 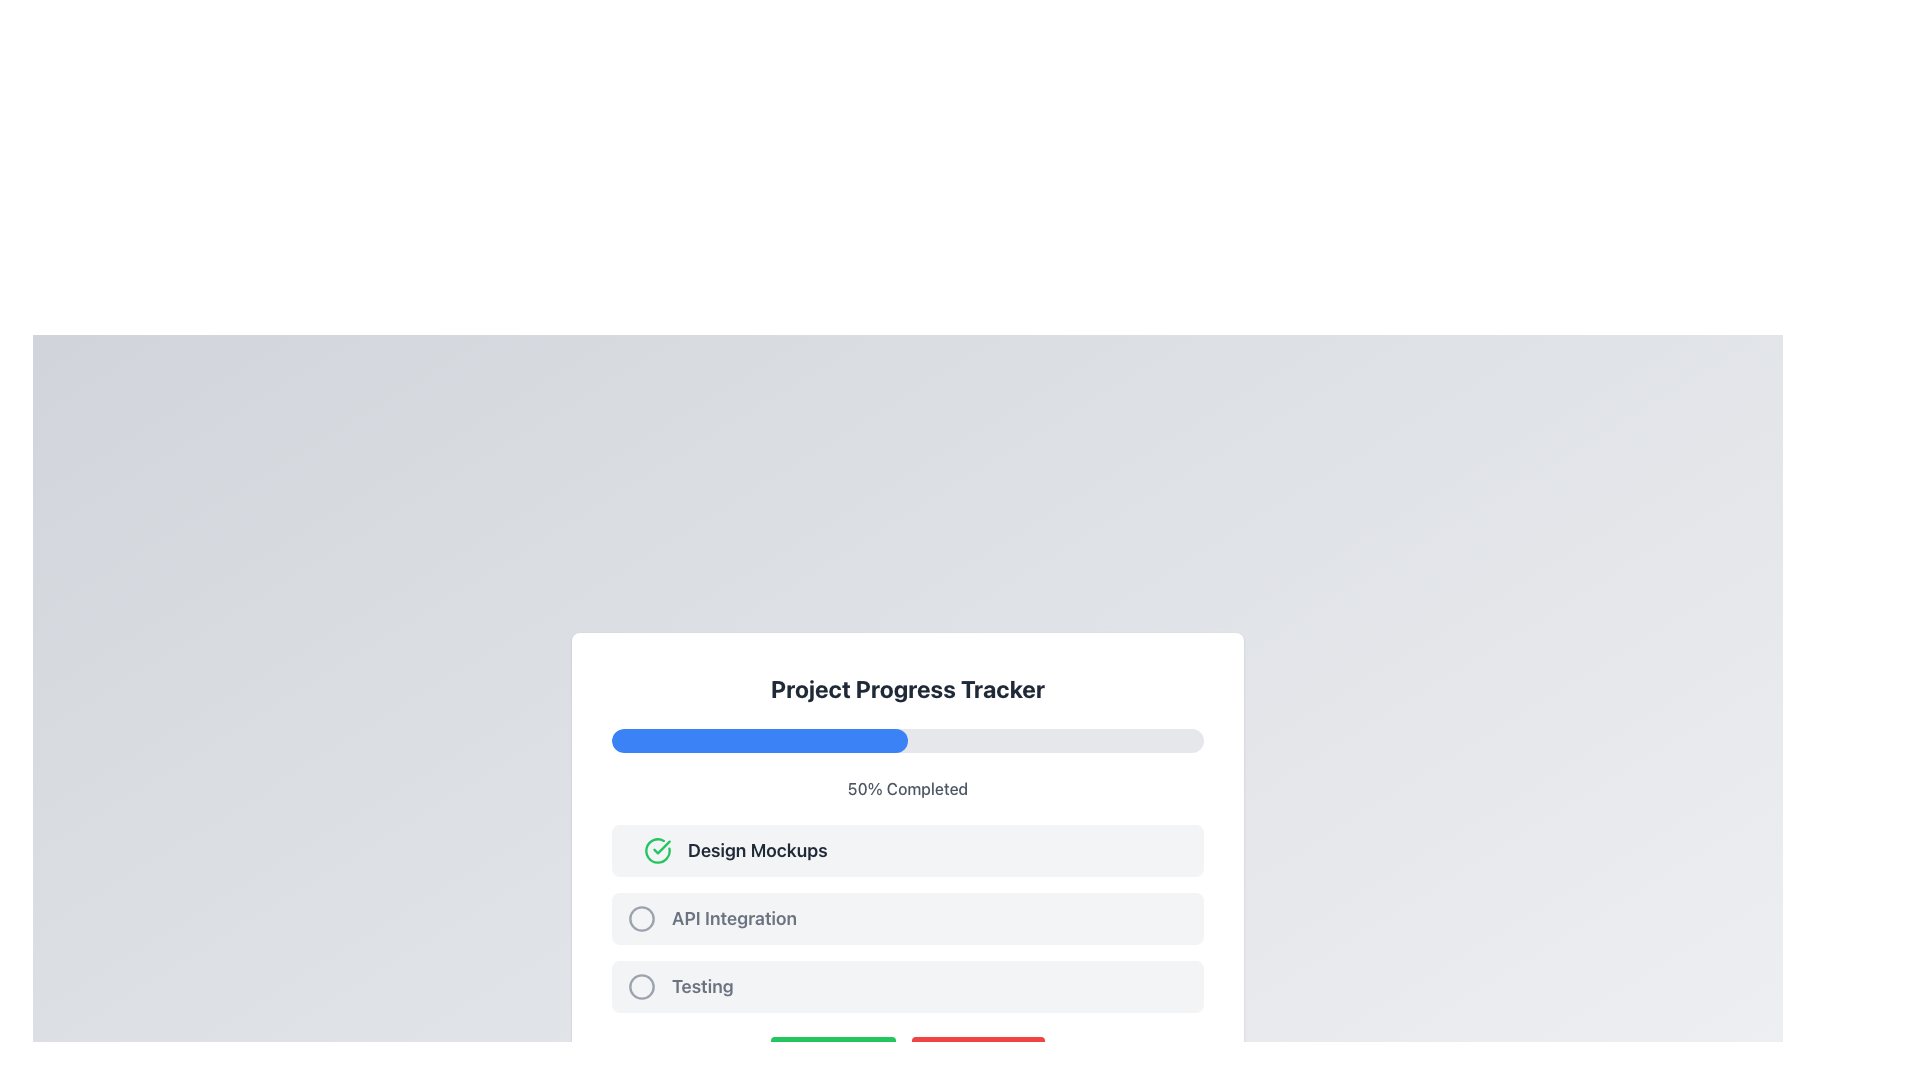 What do you see at coordinates (642, 918) in the screenshot?
I see `the decorative status-indicating circle element associated with the 'API Integration' task, located to the left of the text label 'API Integration'` at bounding box center [642, 918].